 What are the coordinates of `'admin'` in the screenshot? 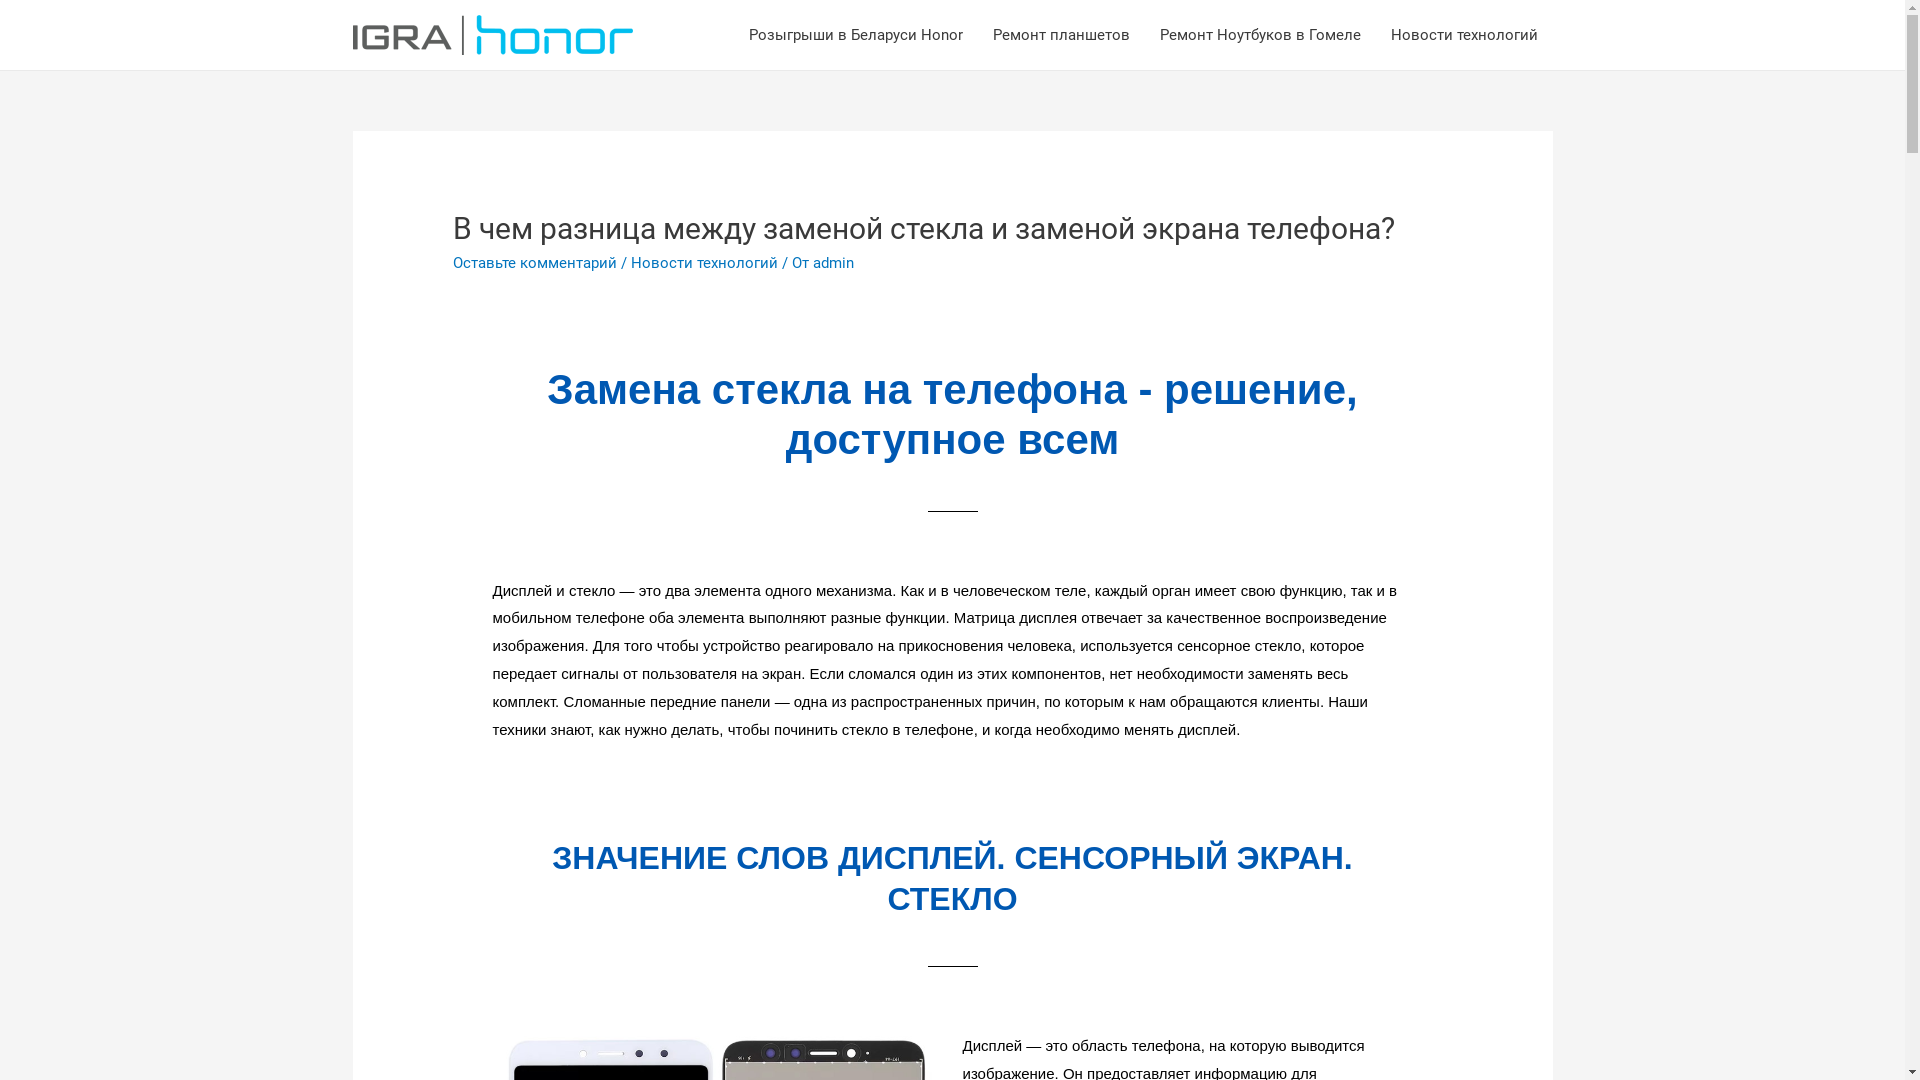 It's located at (833, 261).